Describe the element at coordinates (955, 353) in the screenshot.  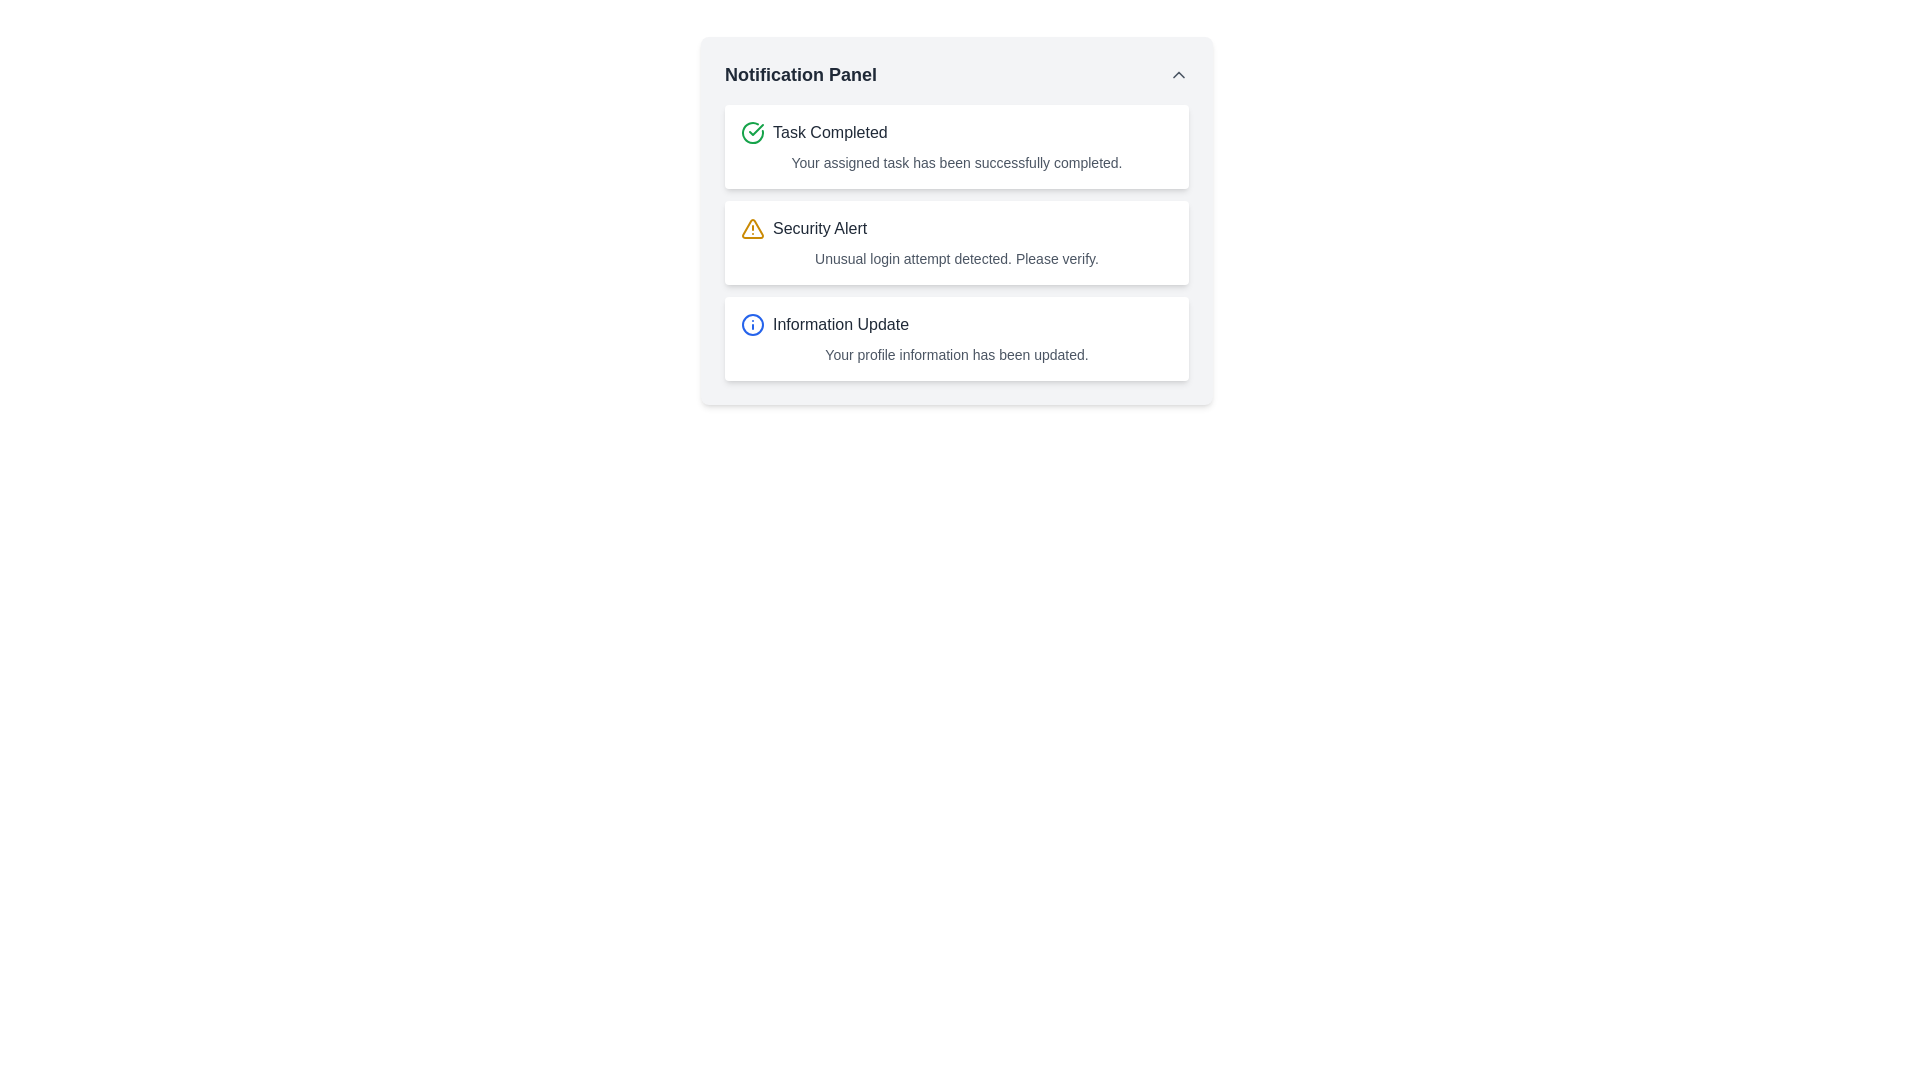
I see `confirmation message text label that displays a successful update to the user's profile information, located beneath the title 'Information Update'` at that location.